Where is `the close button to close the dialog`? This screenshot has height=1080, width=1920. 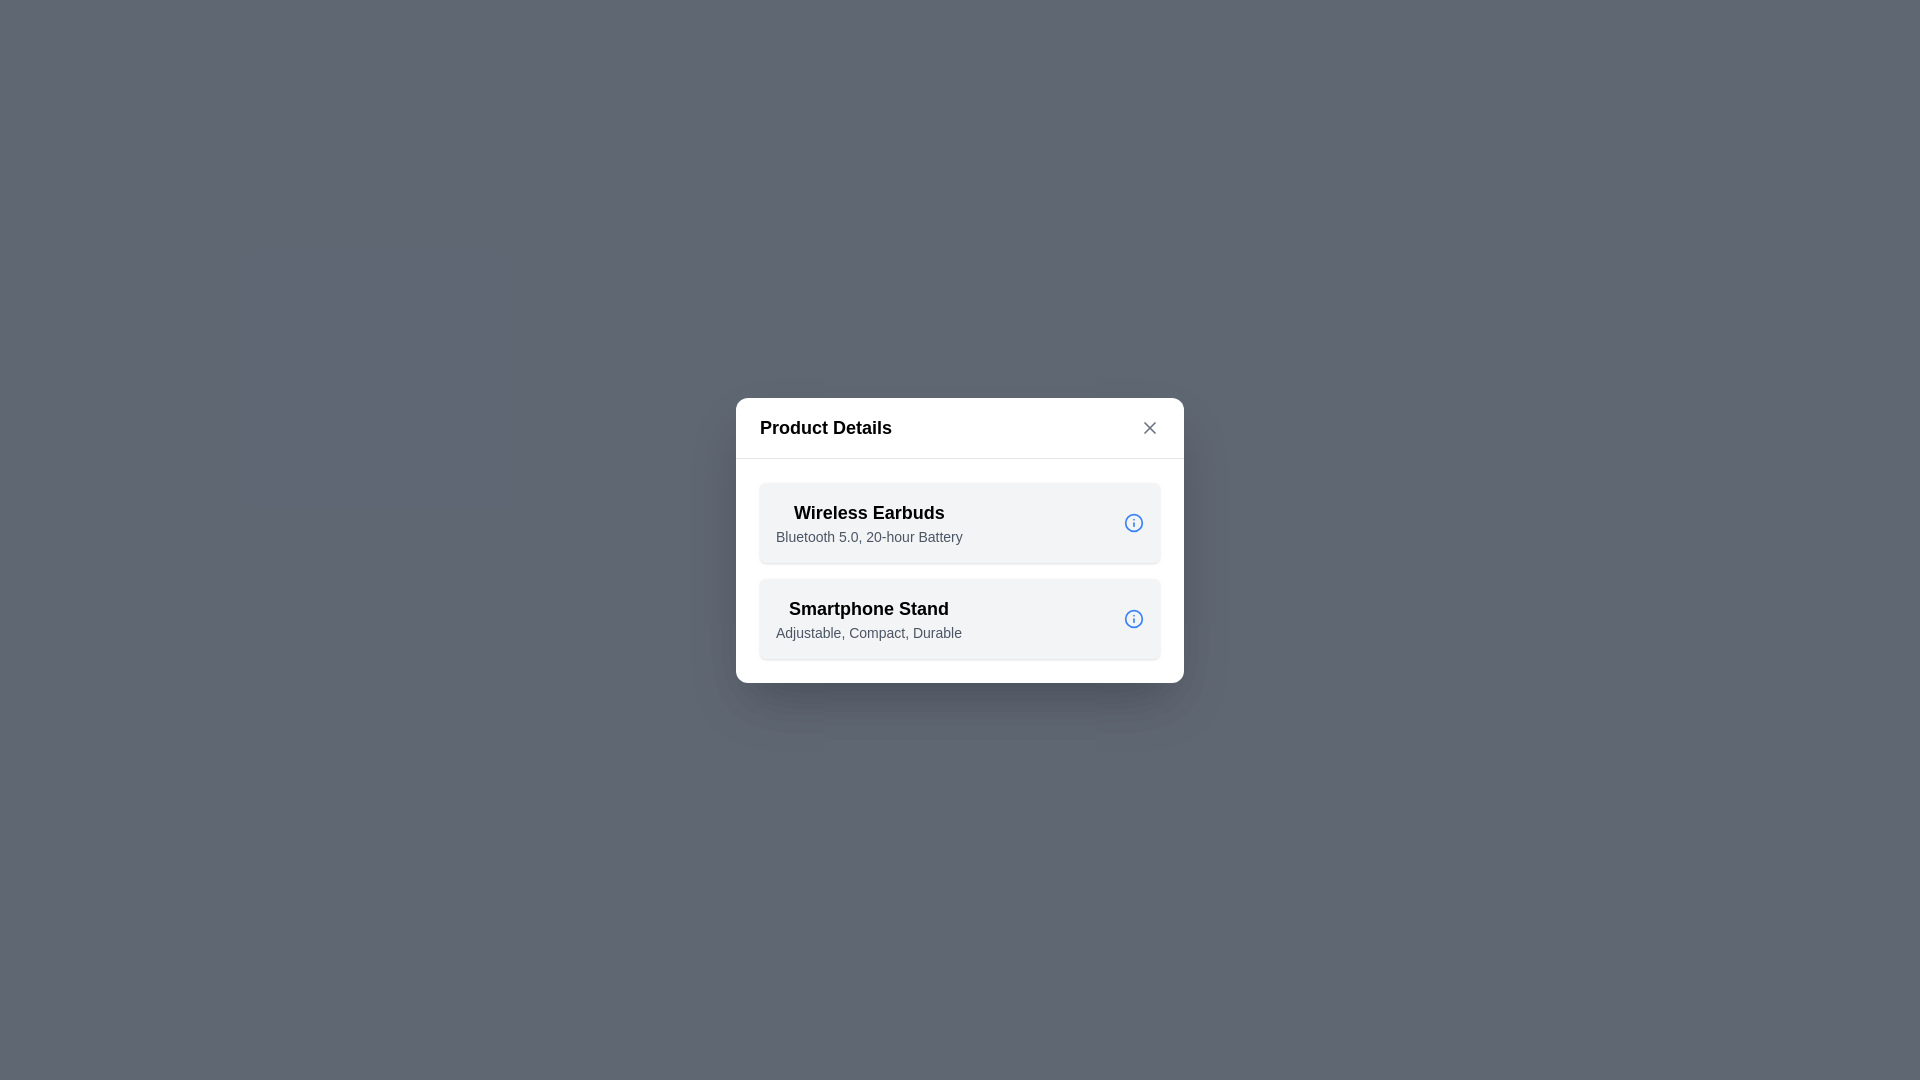
the close button to close the dialog is located at coordinates (1150, 426).